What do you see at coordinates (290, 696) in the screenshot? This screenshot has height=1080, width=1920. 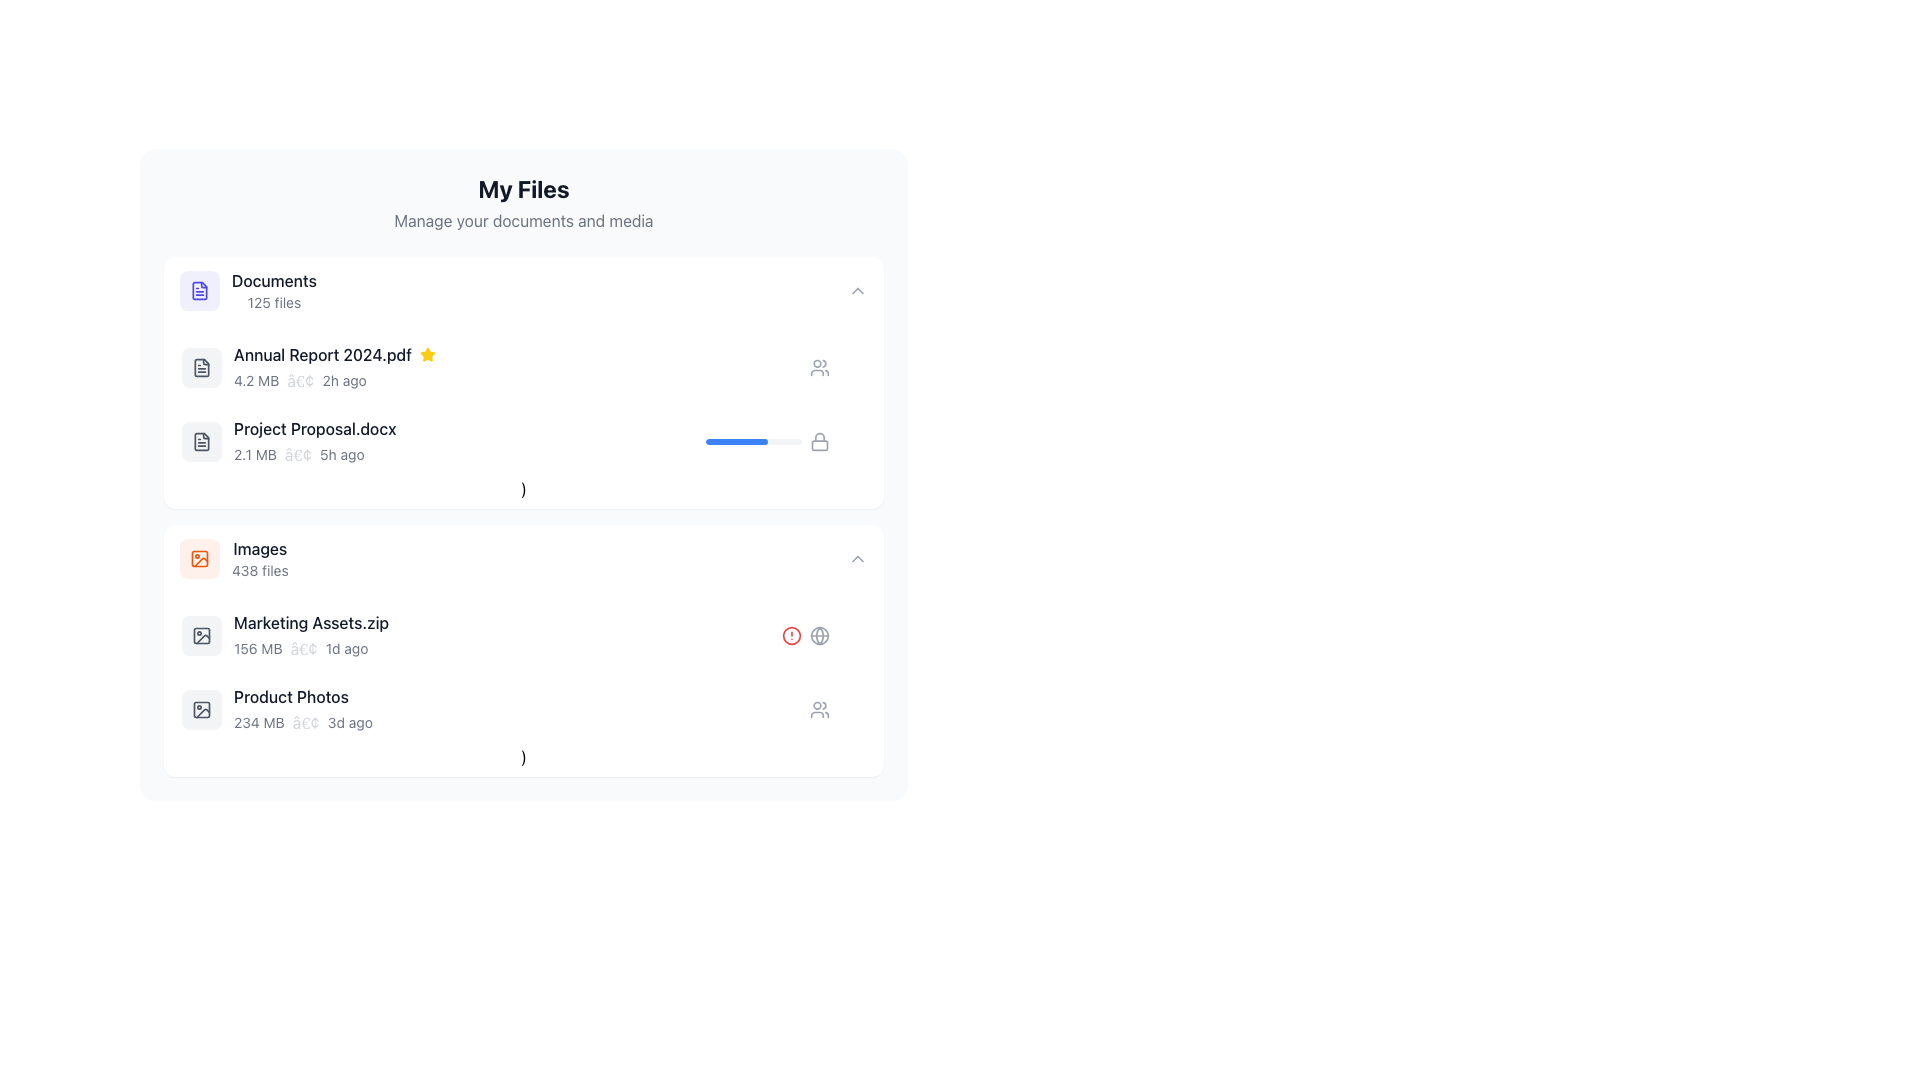 I see `the 'Product Photos' text element styled in gray on a white background, located in the fourth section of the 'My Files' interface, below 'Marketing Assets.zip'` at bounding box center [290, 696].